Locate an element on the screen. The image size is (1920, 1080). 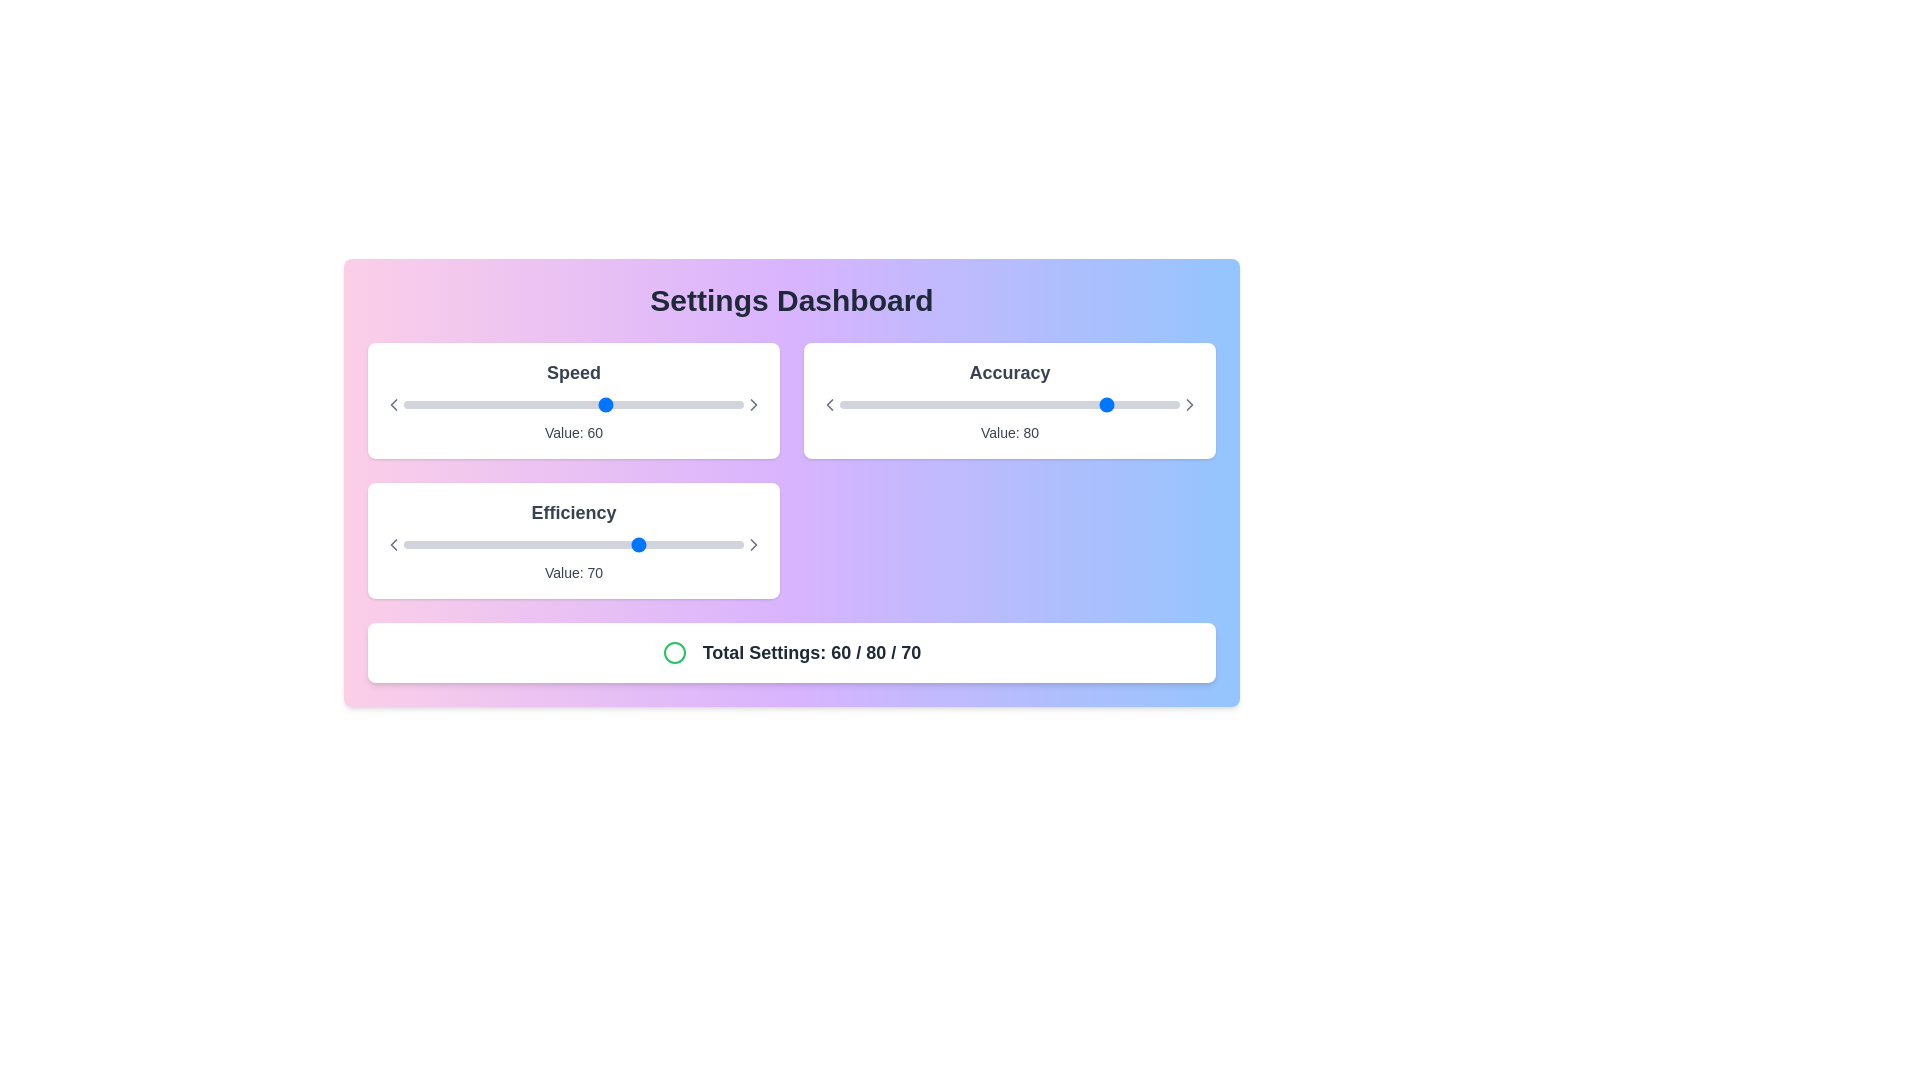
the speed setting is located at coordinates (672, 405).